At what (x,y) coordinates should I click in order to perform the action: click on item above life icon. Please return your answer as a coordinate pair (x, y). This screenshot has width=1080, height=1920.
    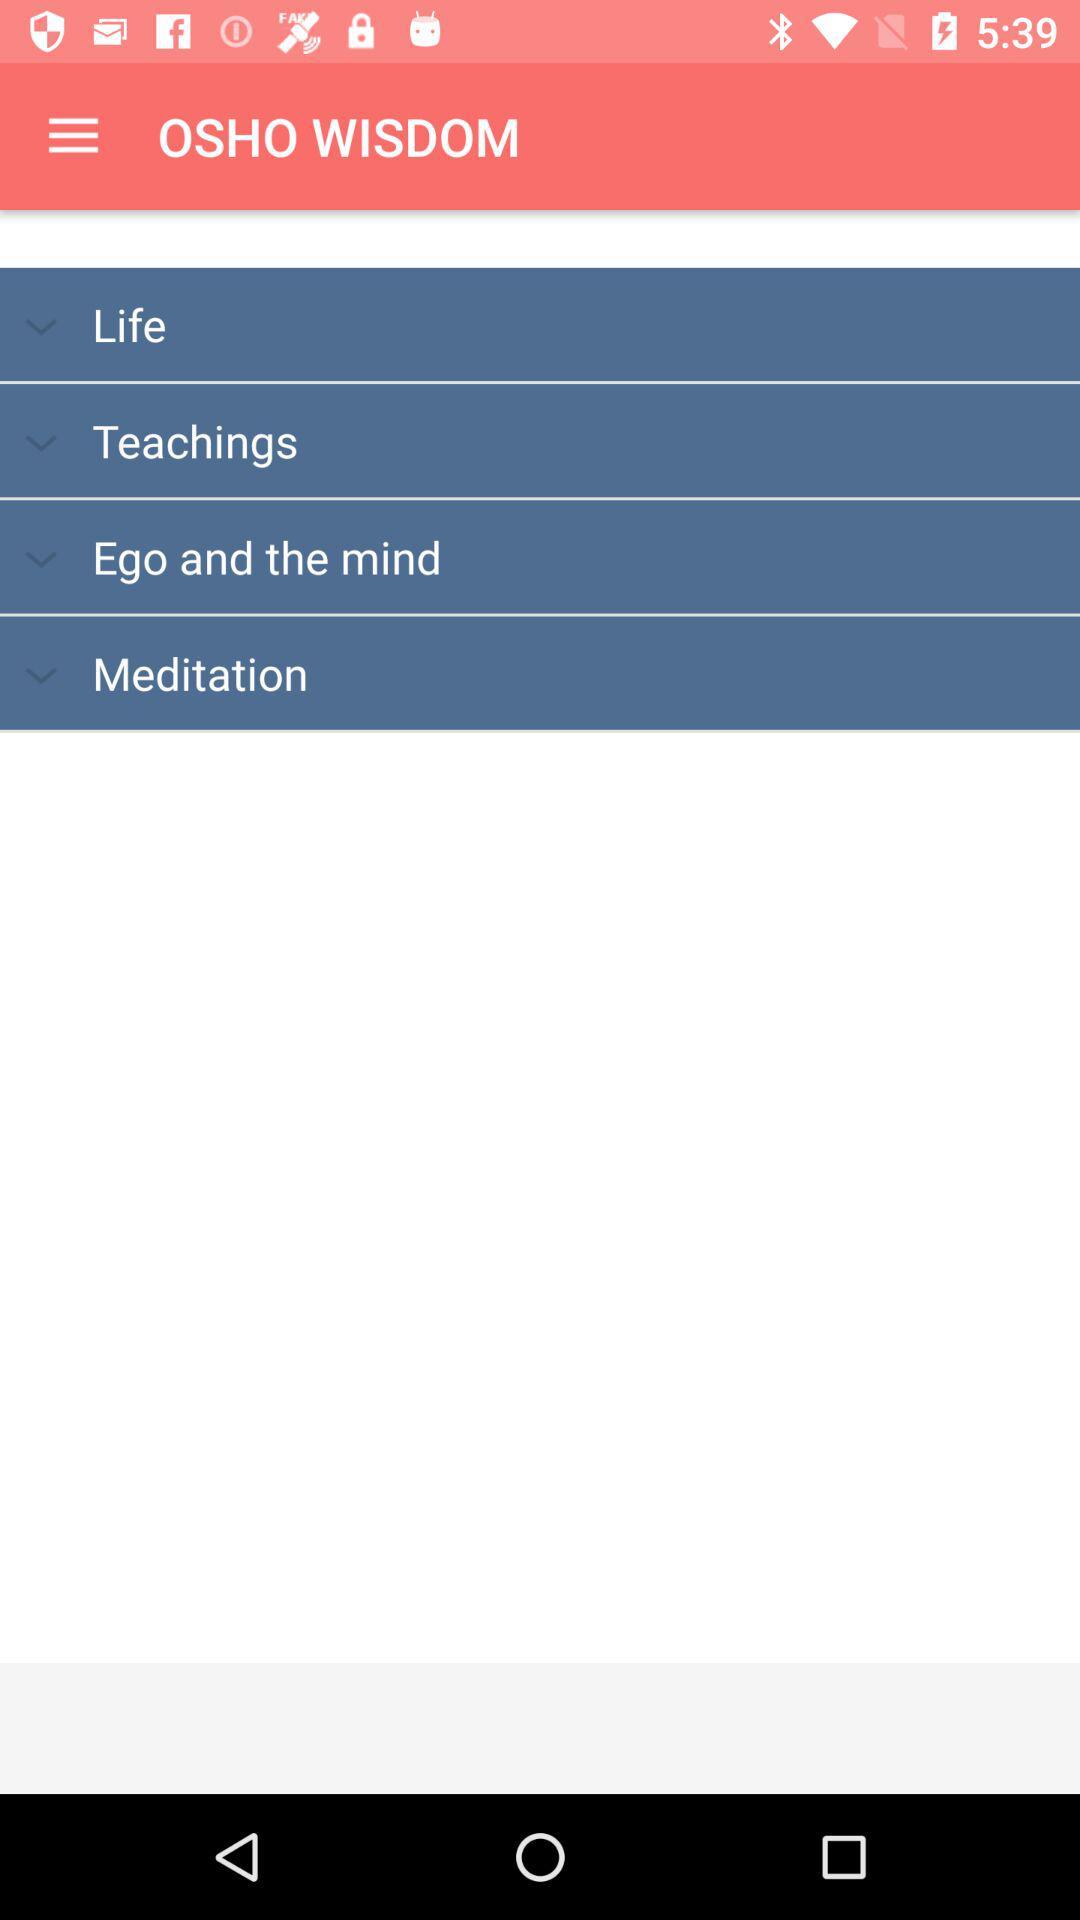
    Looking at the image, I should click on (72, 135).